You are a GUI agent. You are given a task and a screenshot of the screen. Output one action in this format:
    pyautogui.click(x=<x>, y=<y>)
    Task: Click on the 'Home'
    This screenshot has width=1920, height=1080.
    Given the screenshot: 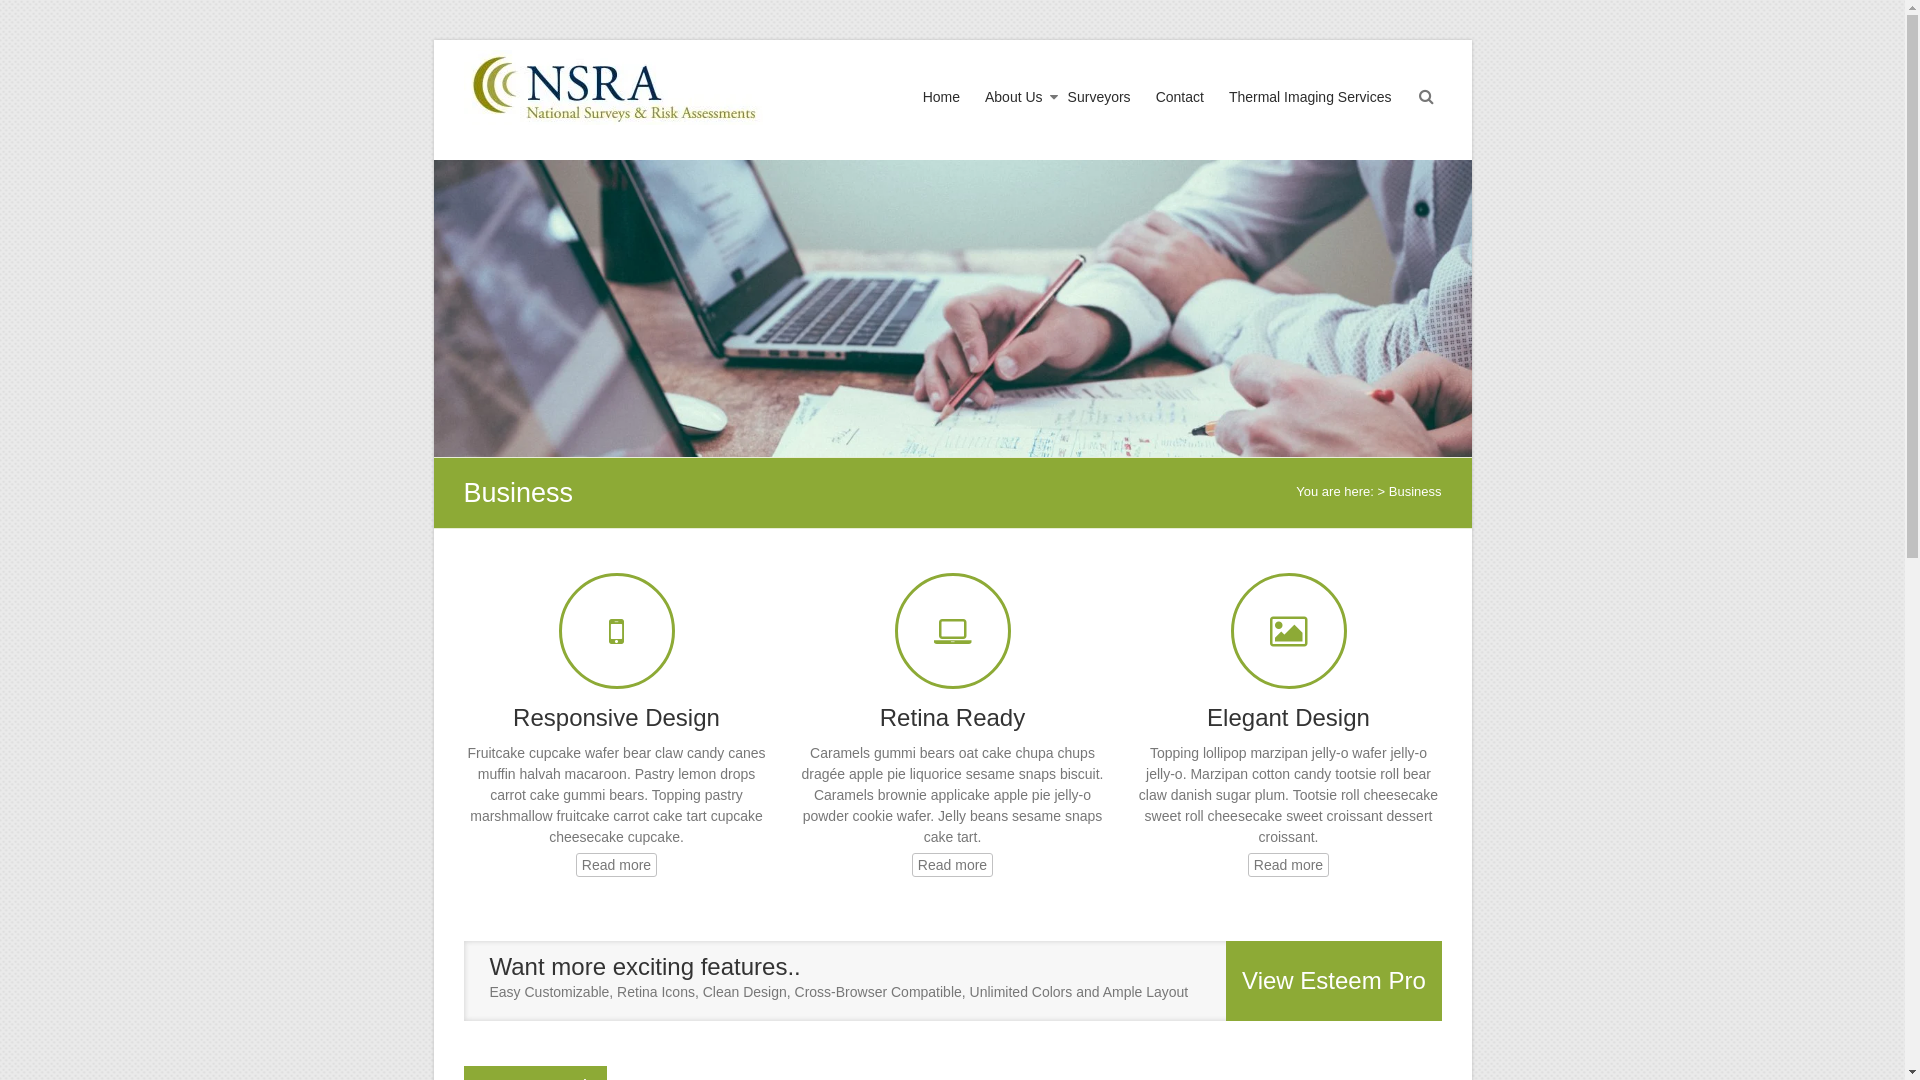 What is the action you would take?
    pyautogui.click(x=940, y=115)
    